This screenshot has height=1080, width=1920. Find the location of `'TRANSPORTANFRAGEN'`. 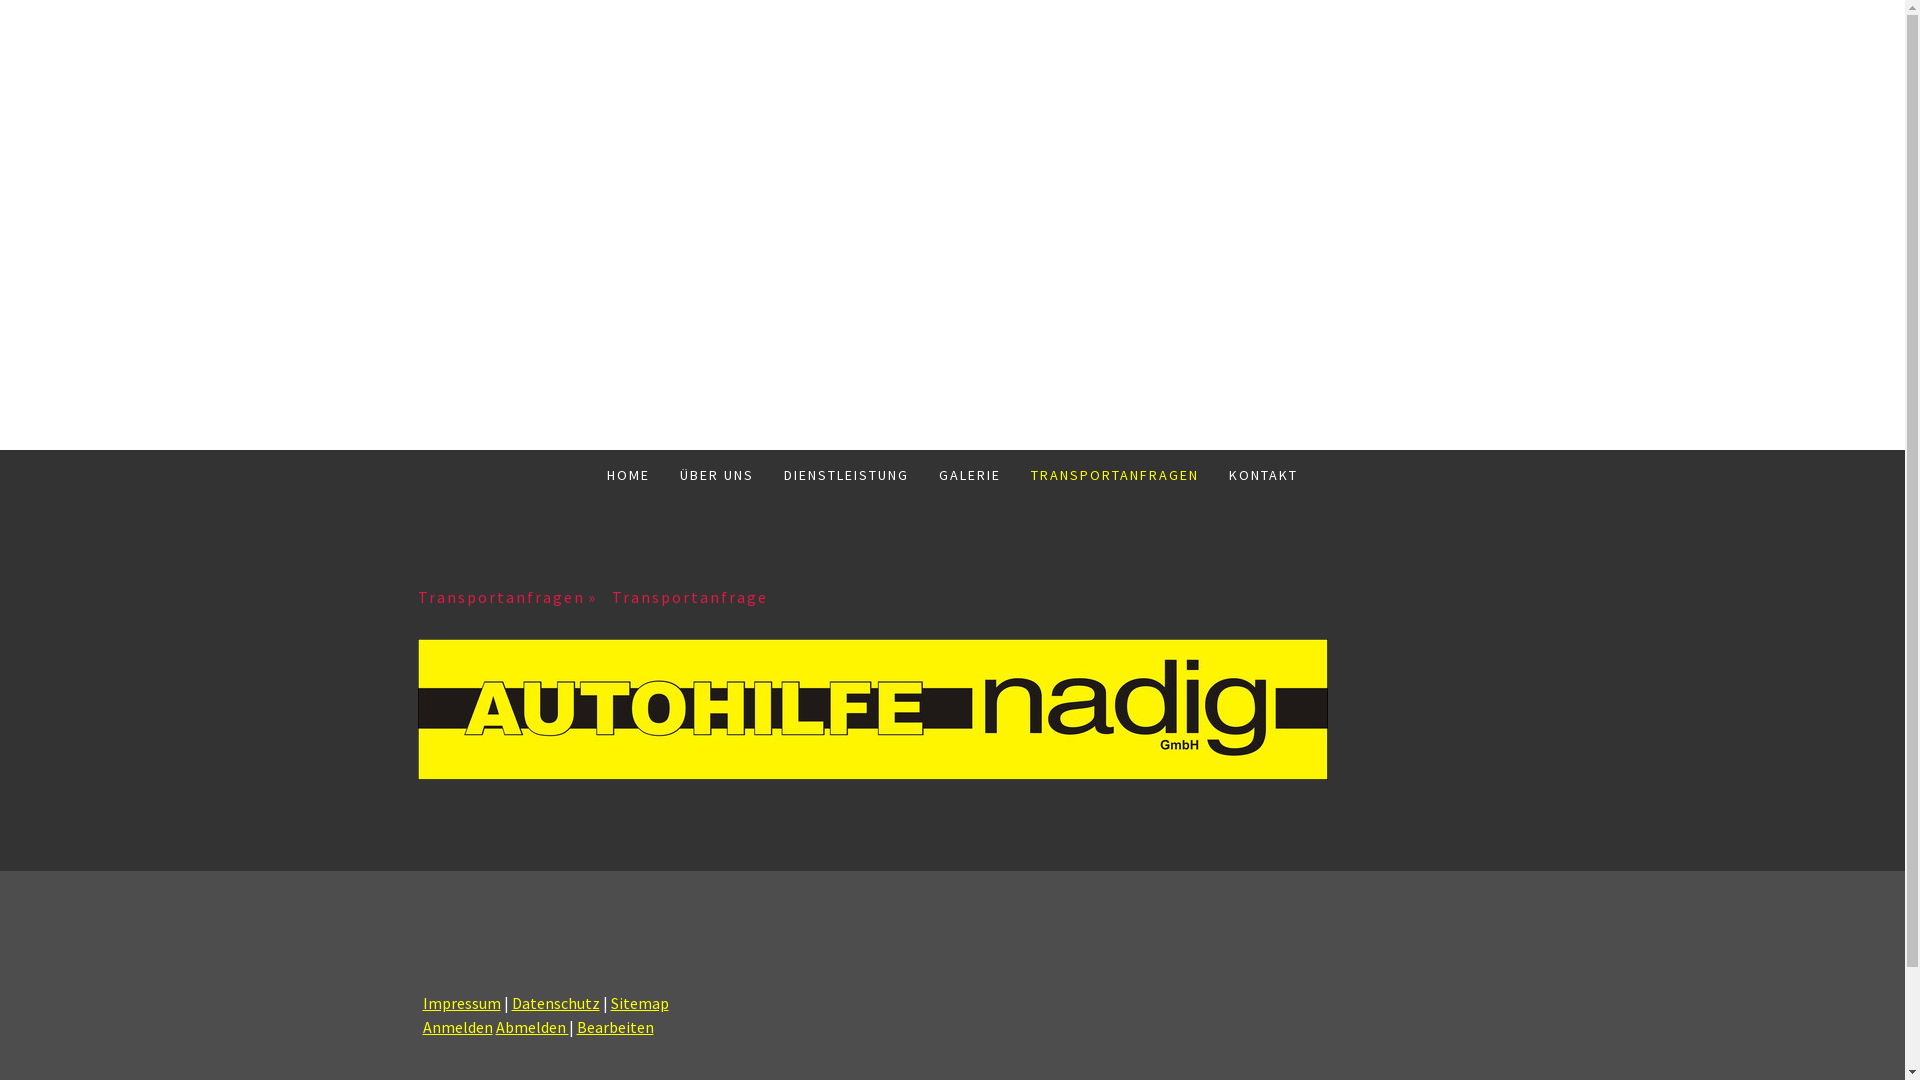

'TRANSPORTANFRAGEN' is located at coordinates (1113, 474).